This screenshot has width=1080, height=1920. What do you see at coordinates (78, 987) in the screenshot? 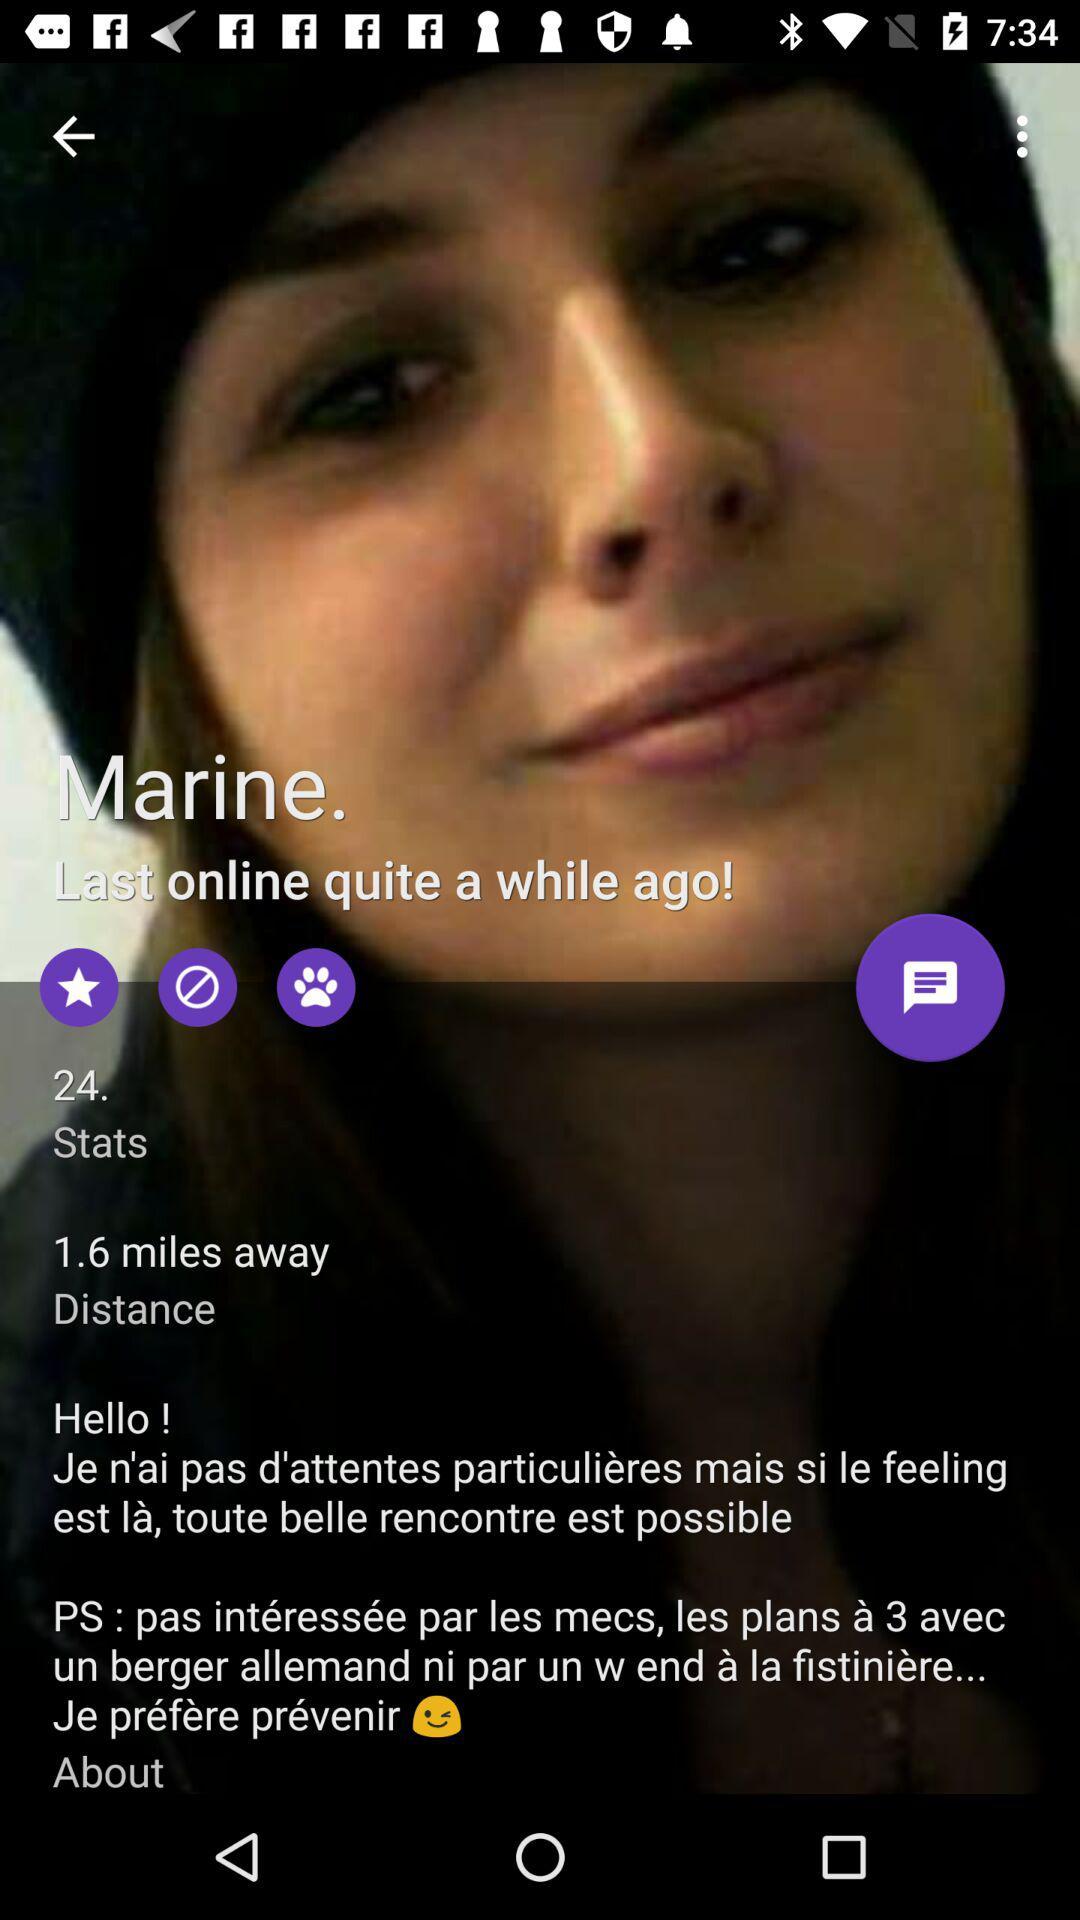
I see `the star icon` at bounding box center [78, 987].